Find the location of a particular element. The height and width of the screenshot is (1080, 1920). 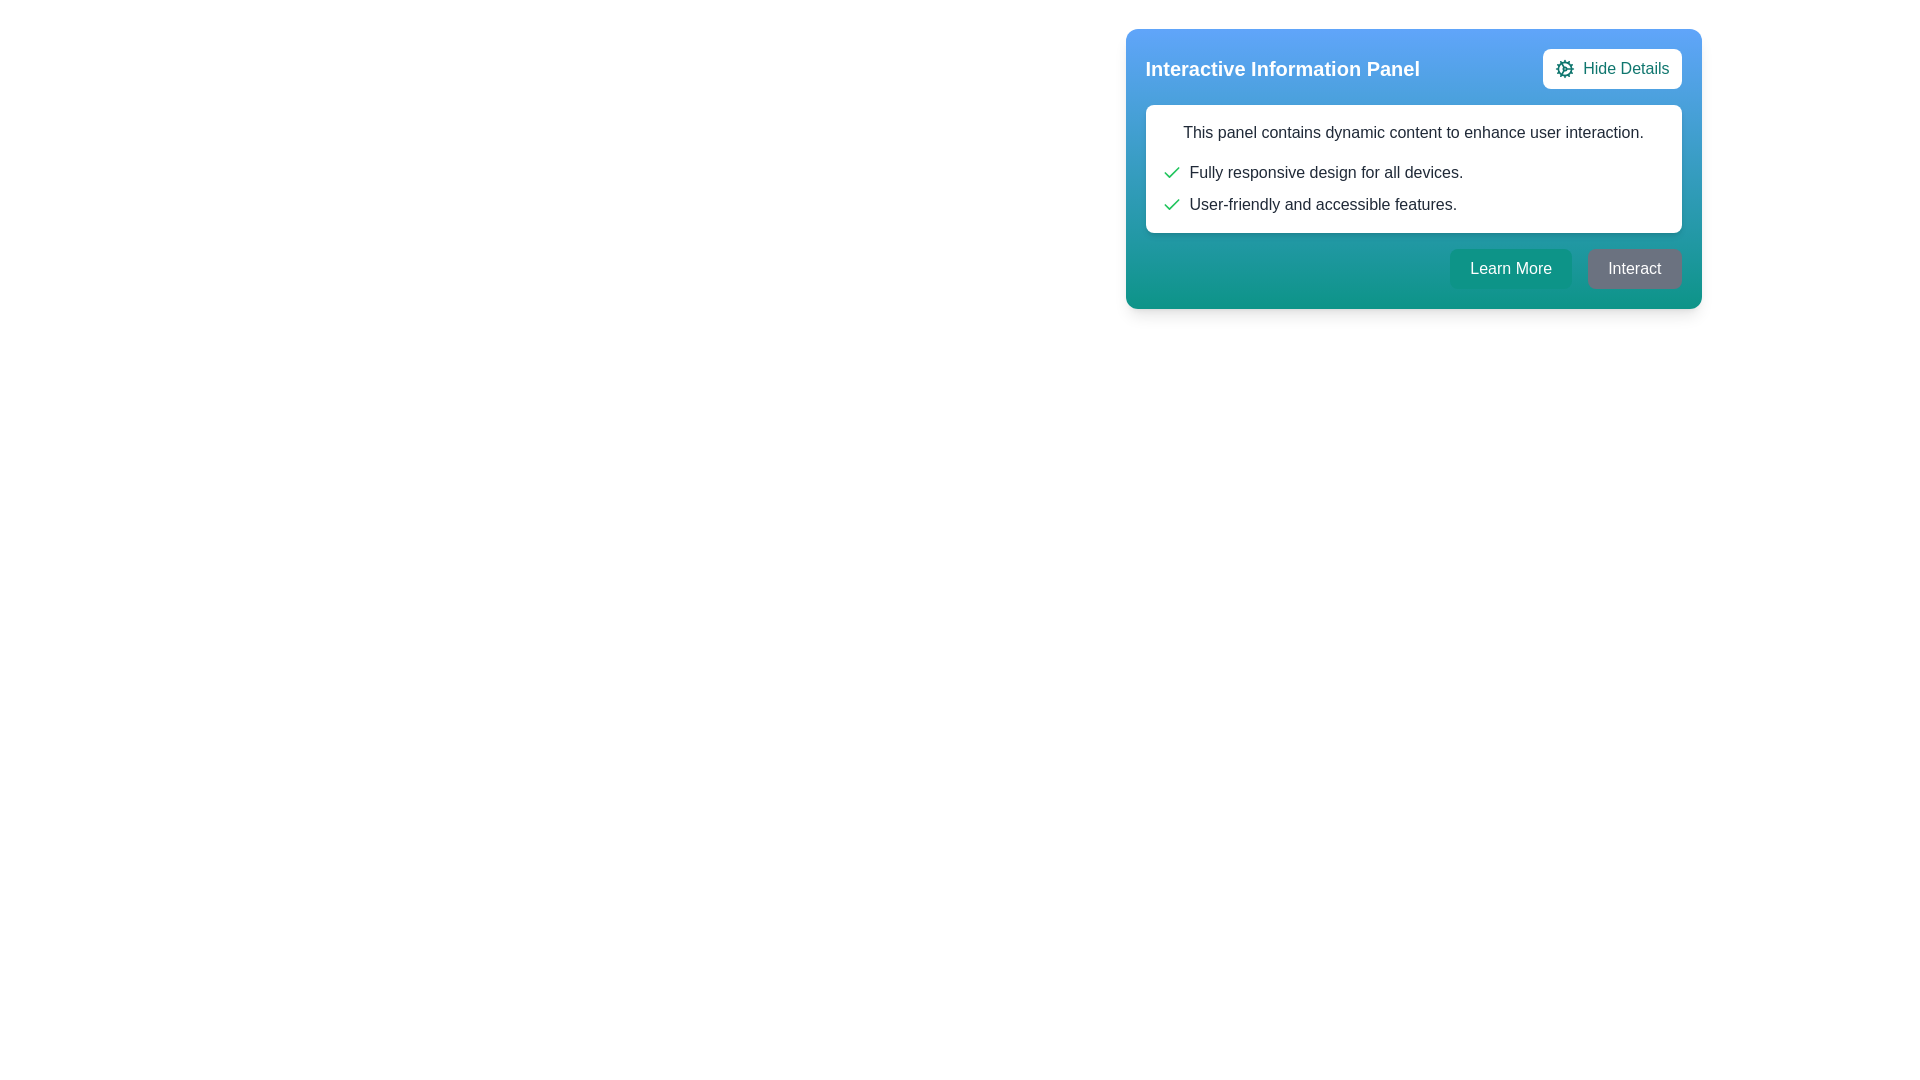

the cog icon located within the Panel Header at the top of the panel for accessing settings options is located at coordinates (1412, 68).